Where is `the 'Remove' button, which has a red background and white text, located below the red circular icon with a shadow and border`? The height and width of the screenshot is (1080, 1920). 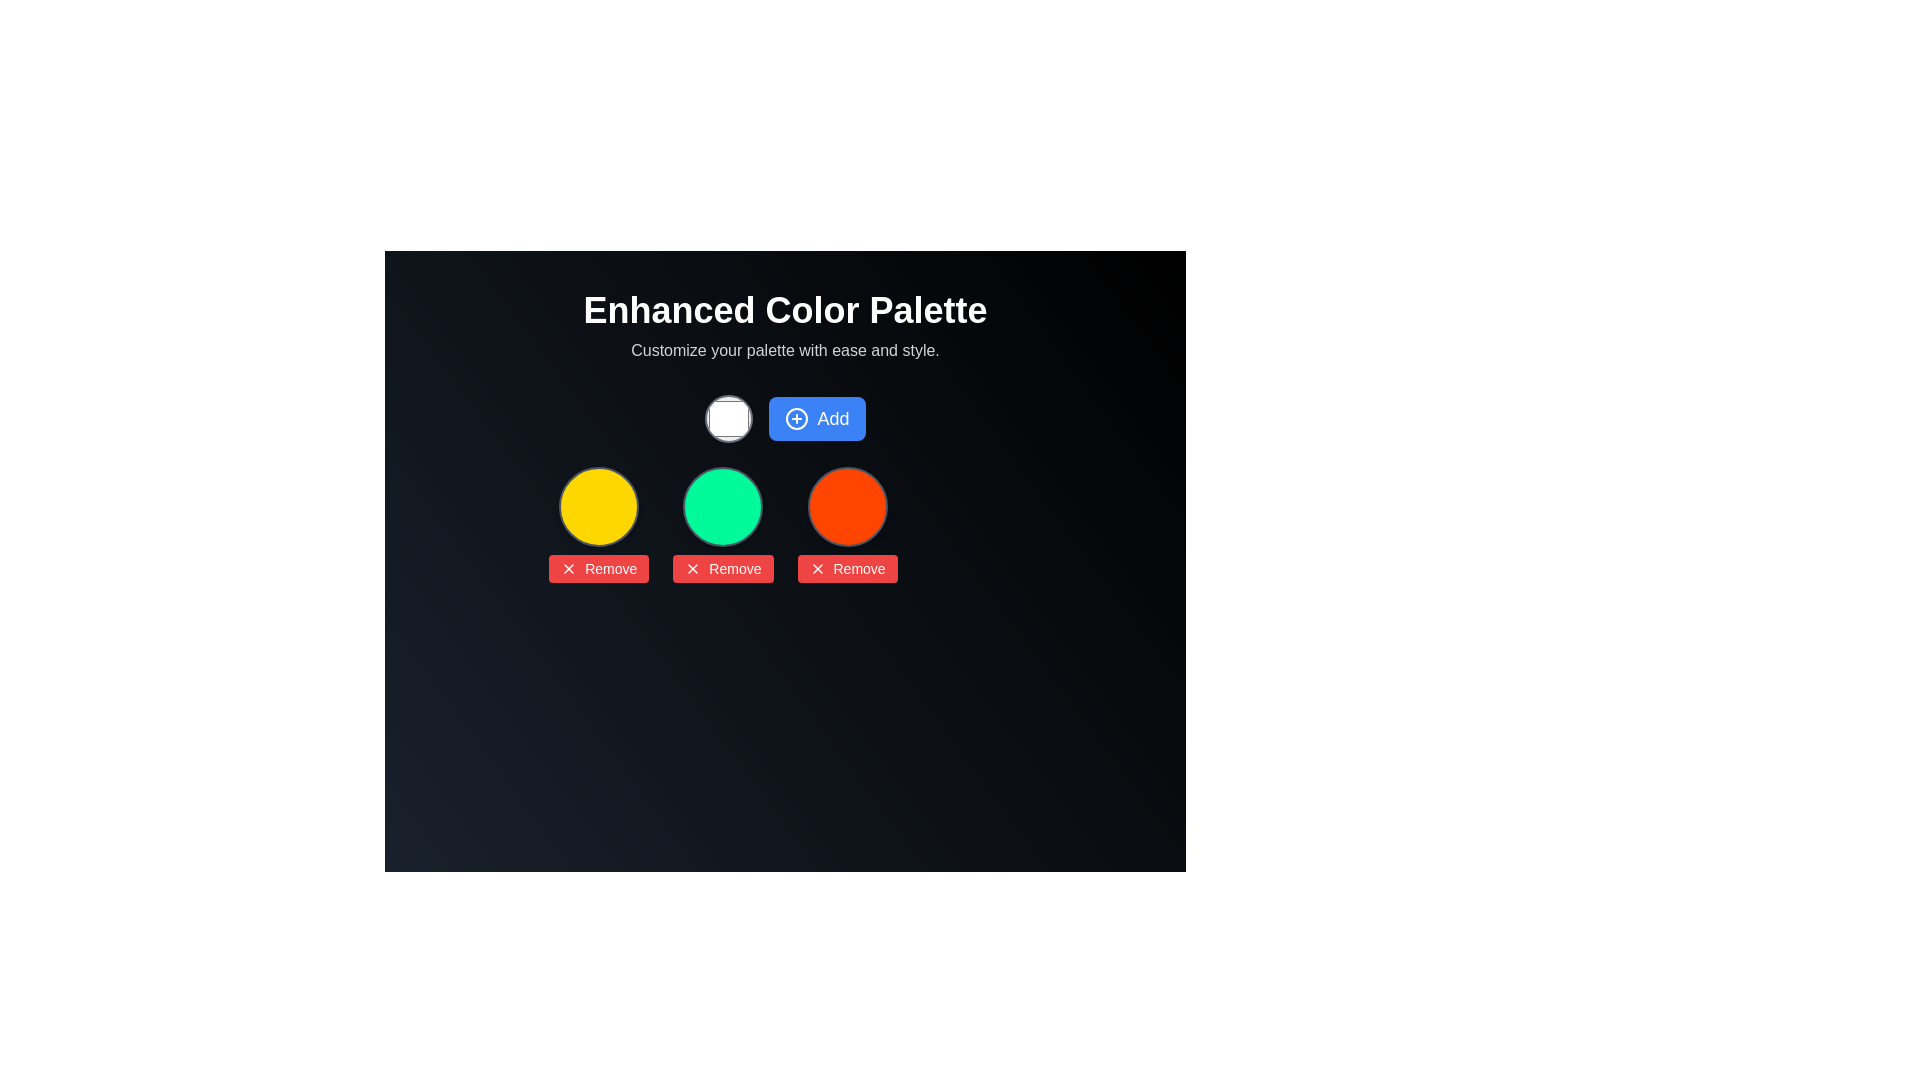
the 'Remove' button, which has a red background and white text, located below the red circular icon with a shadow and border is located at coordinates (847, 523).